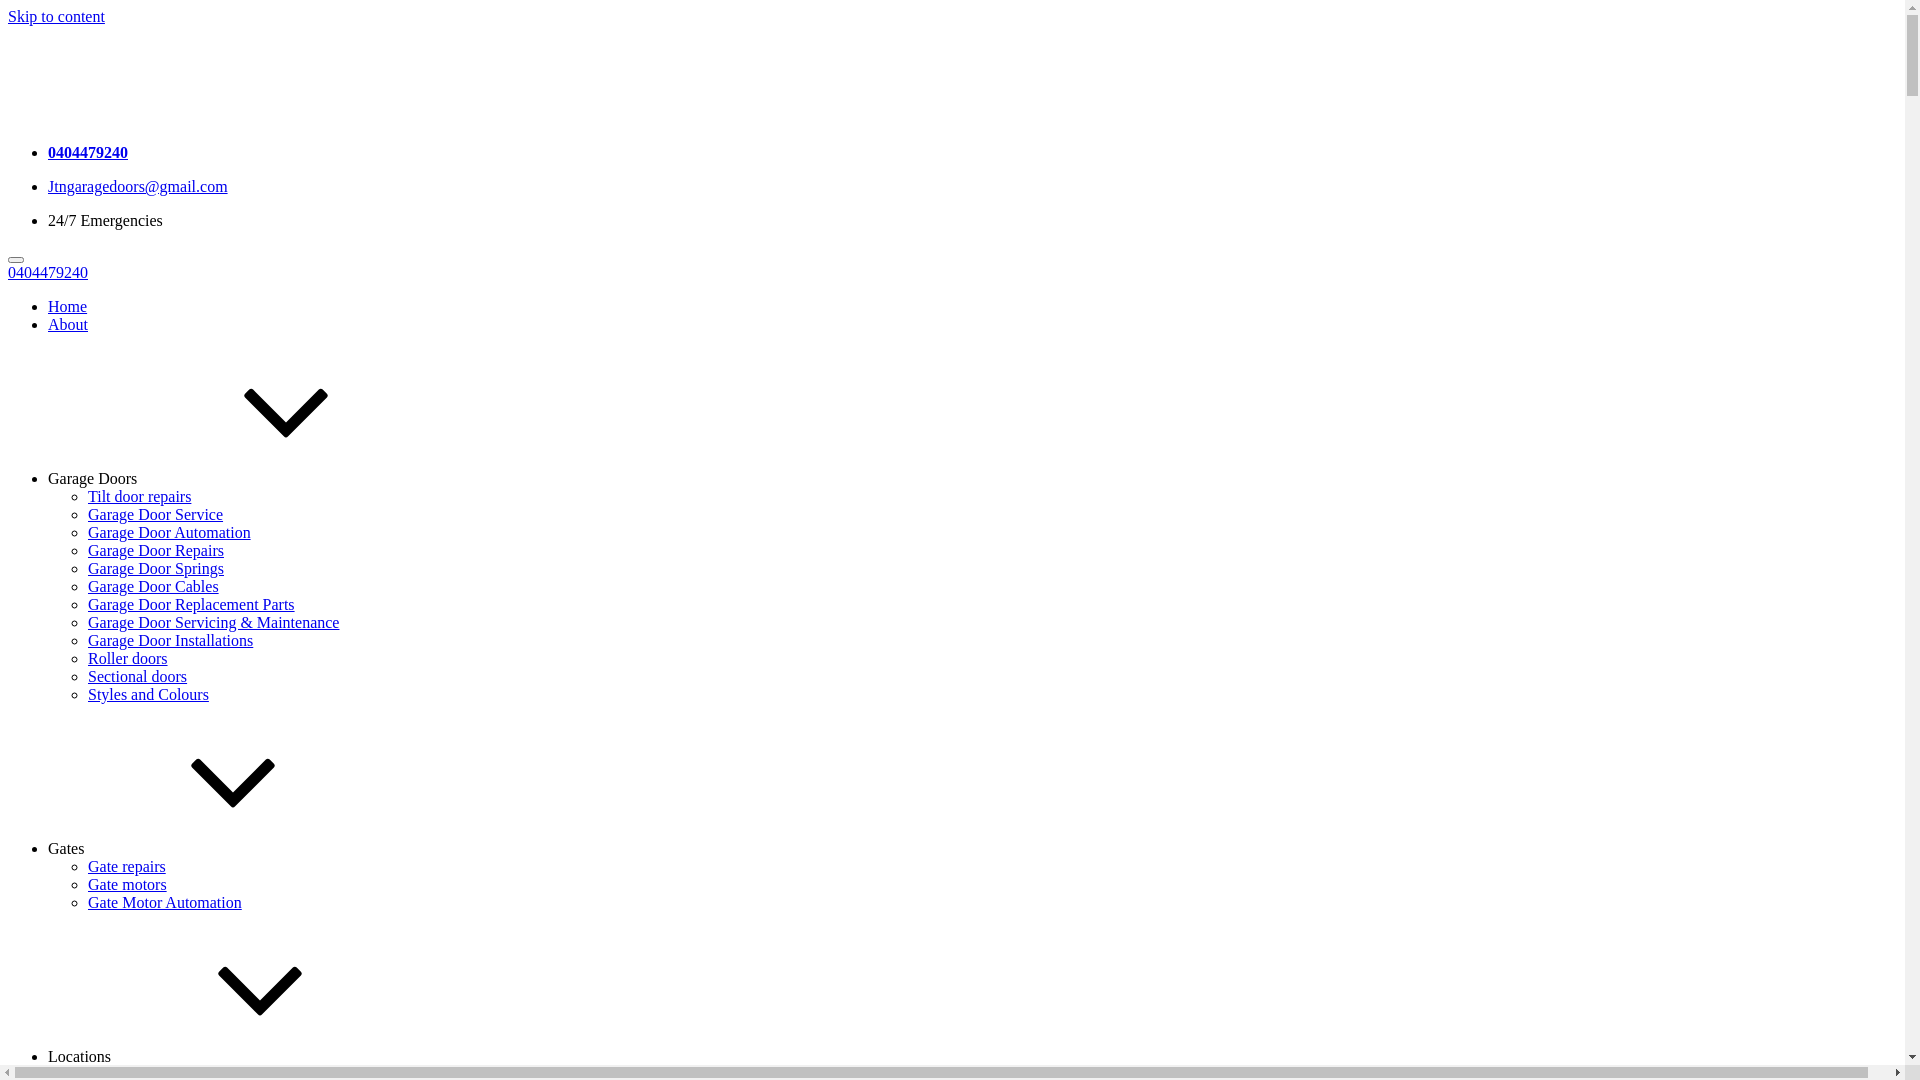 This screenshot has width=1920, height=1080. I want to click on 'Garage Door Service', so click(154, 513).